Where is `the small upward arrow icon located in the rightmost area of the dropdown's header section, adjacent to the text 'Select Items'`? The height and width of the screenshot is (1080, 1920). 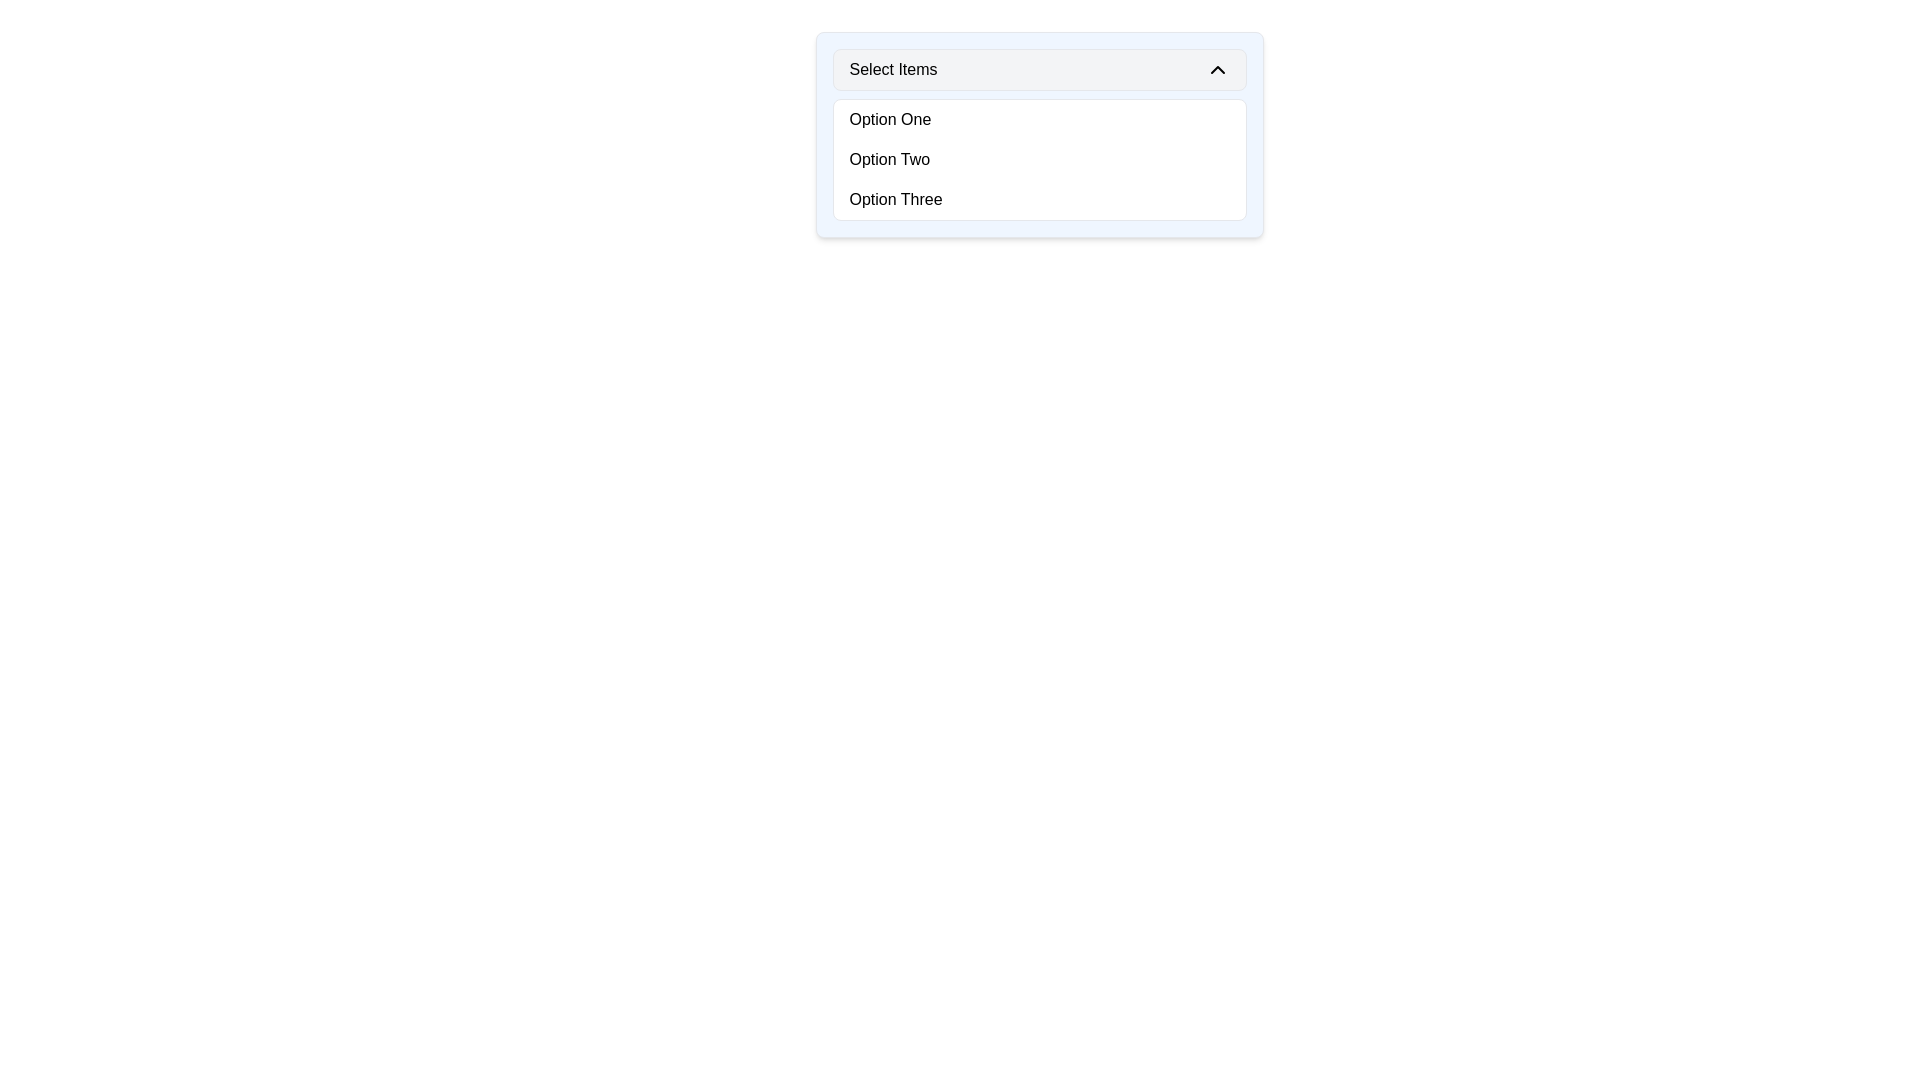
the small upward arrow icon located in the rightmost area of the dropdown's header section, adjacent to the text 'Select Items' is located at coordinates (1216, 68).